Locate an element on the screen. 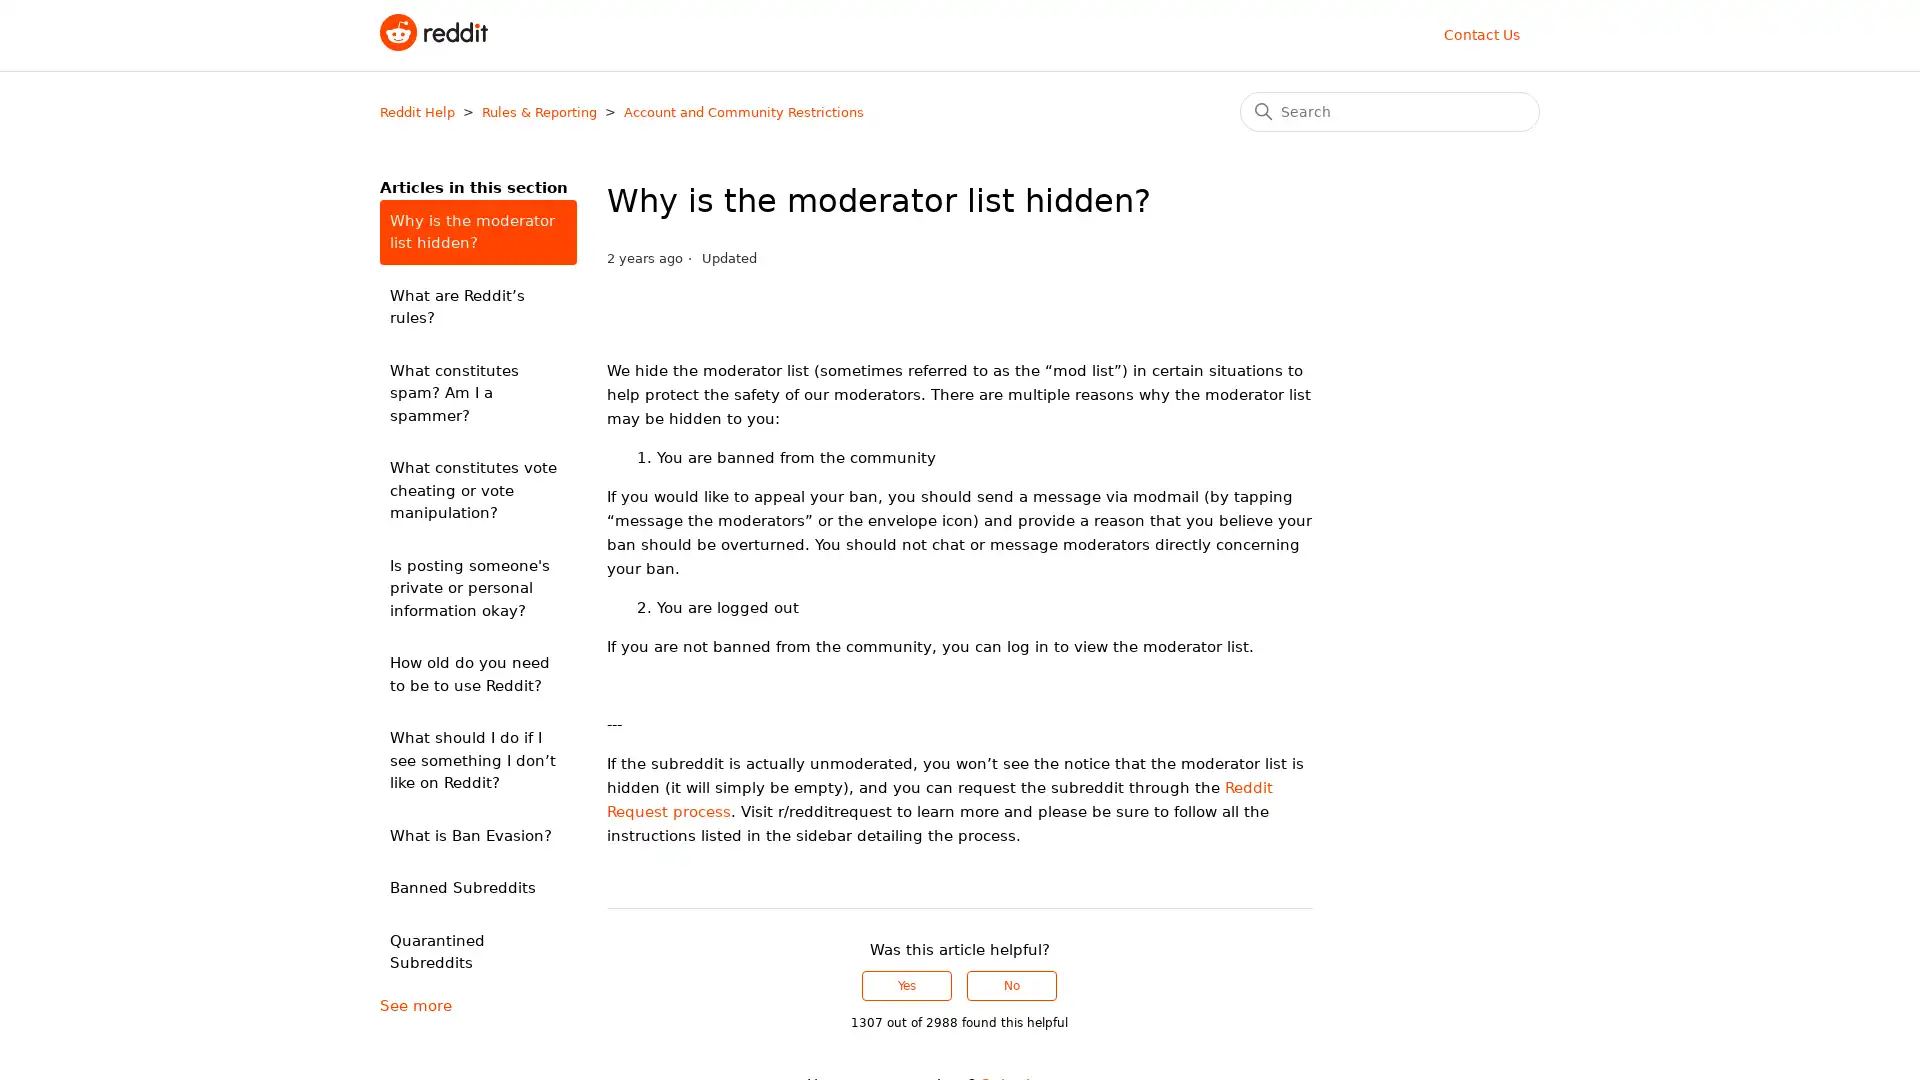 The width and height of the screenshot is (1920, 1080). This article was helpful is located at coordinates (906, 985).